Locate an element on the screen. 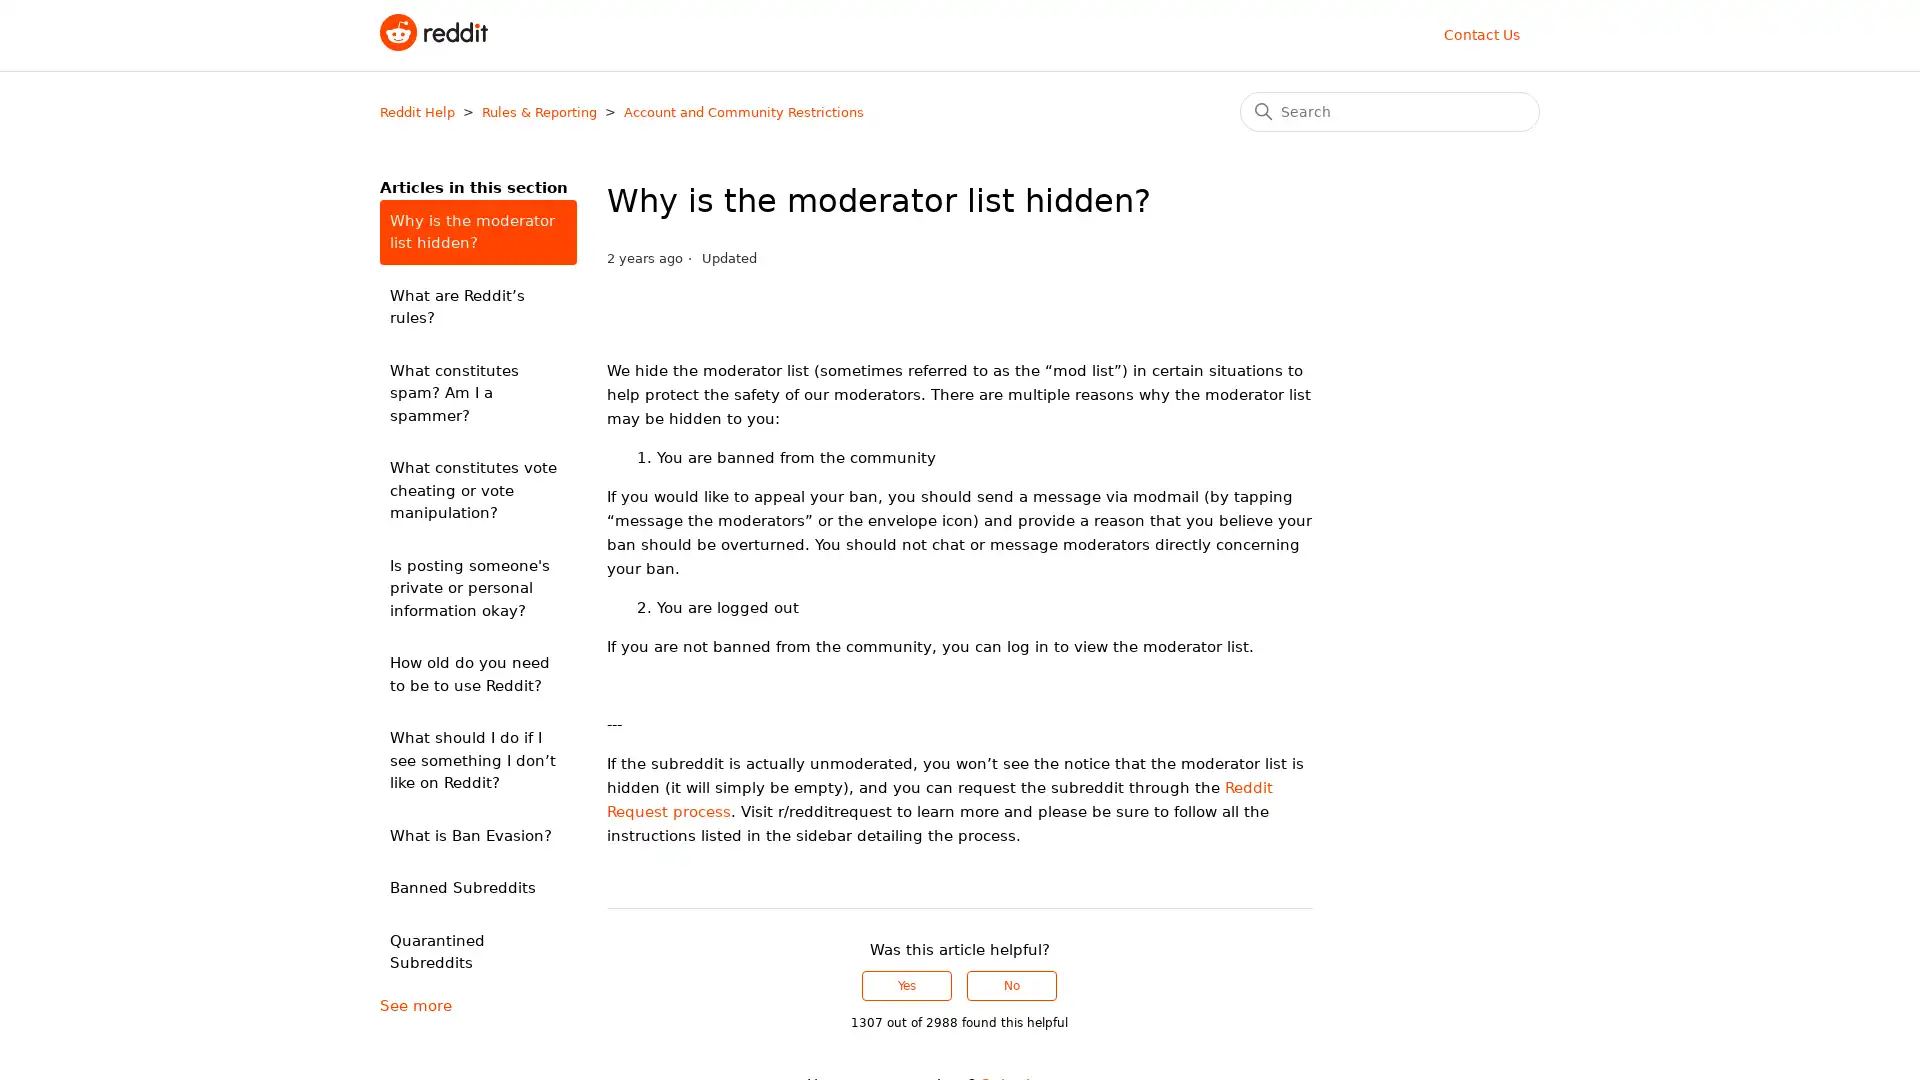 The width and height of the screenshot is (1920, 1080). This article was helpful is located at coordinates (906, 985).